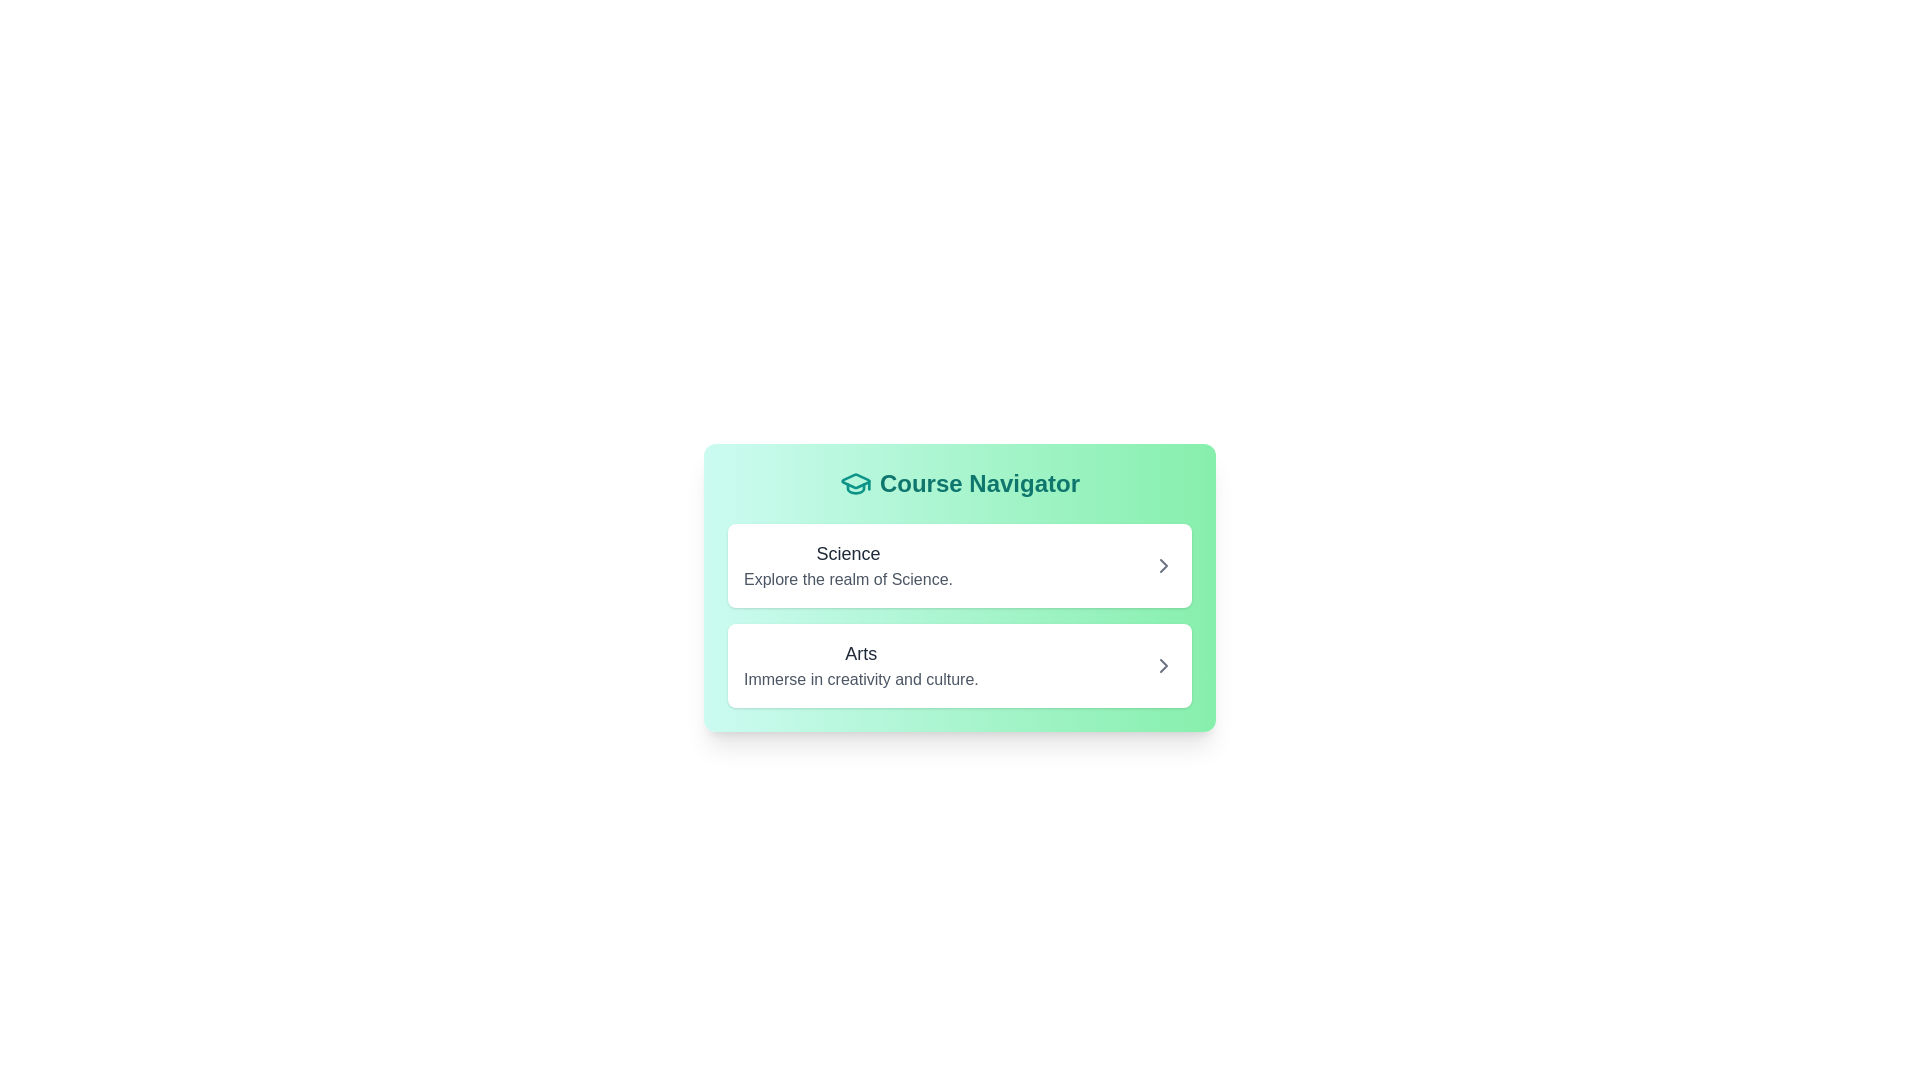  What do you see at coordinates (1163, 666) in the screenshot?
I see `the navigation arrow icon located to the far right of the 'Arts' listing in the 'Course Navigator' component` at bounding box center [1163, 666].